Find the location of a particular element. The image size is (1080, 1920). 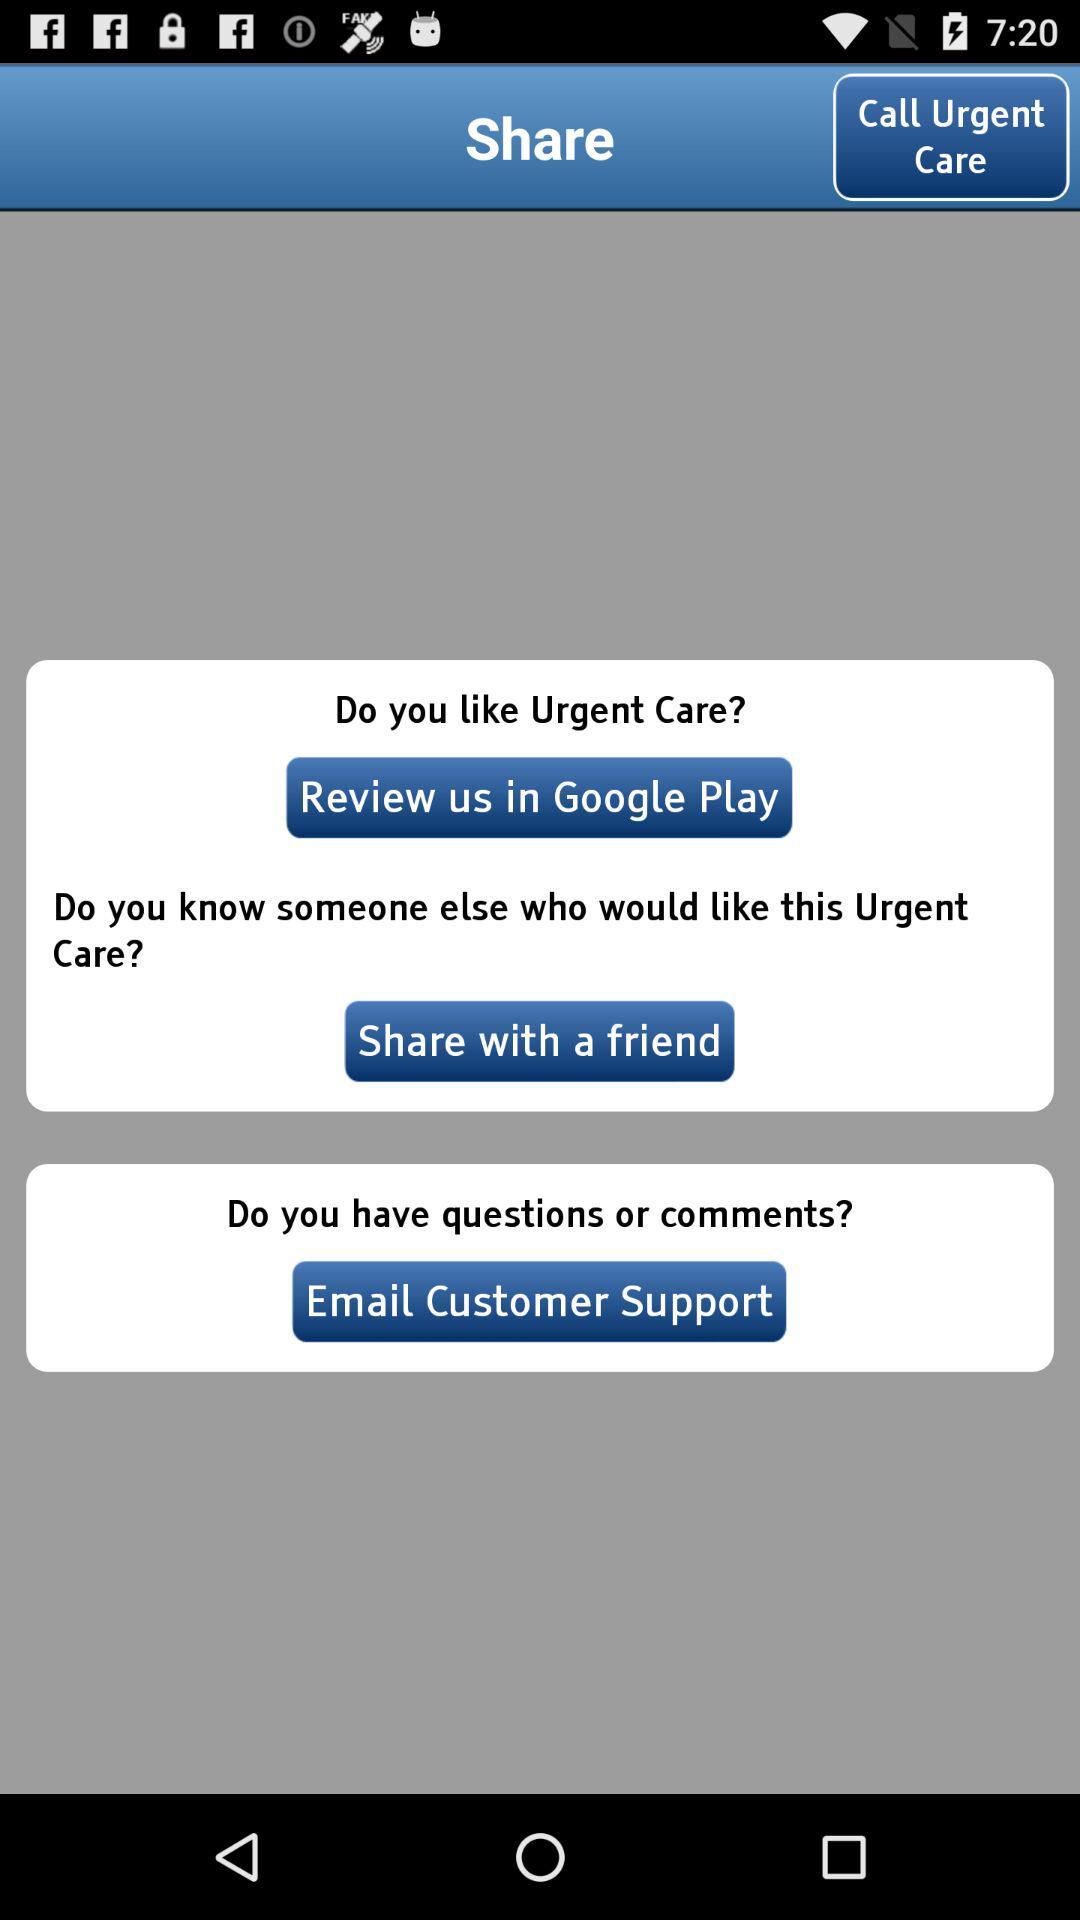

item below the do you know icon is located at coordinates (540, 1040).